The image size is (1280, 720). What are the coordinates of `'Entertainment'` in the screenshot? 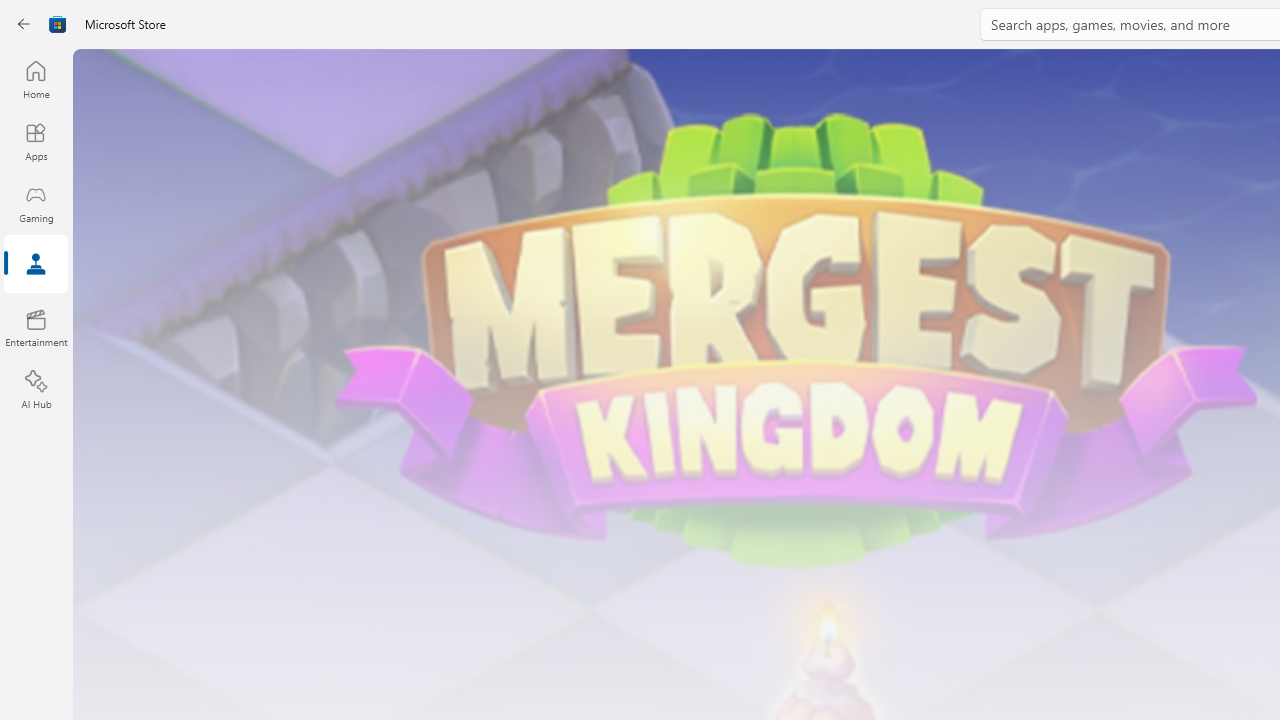 It's located at (35, 326).